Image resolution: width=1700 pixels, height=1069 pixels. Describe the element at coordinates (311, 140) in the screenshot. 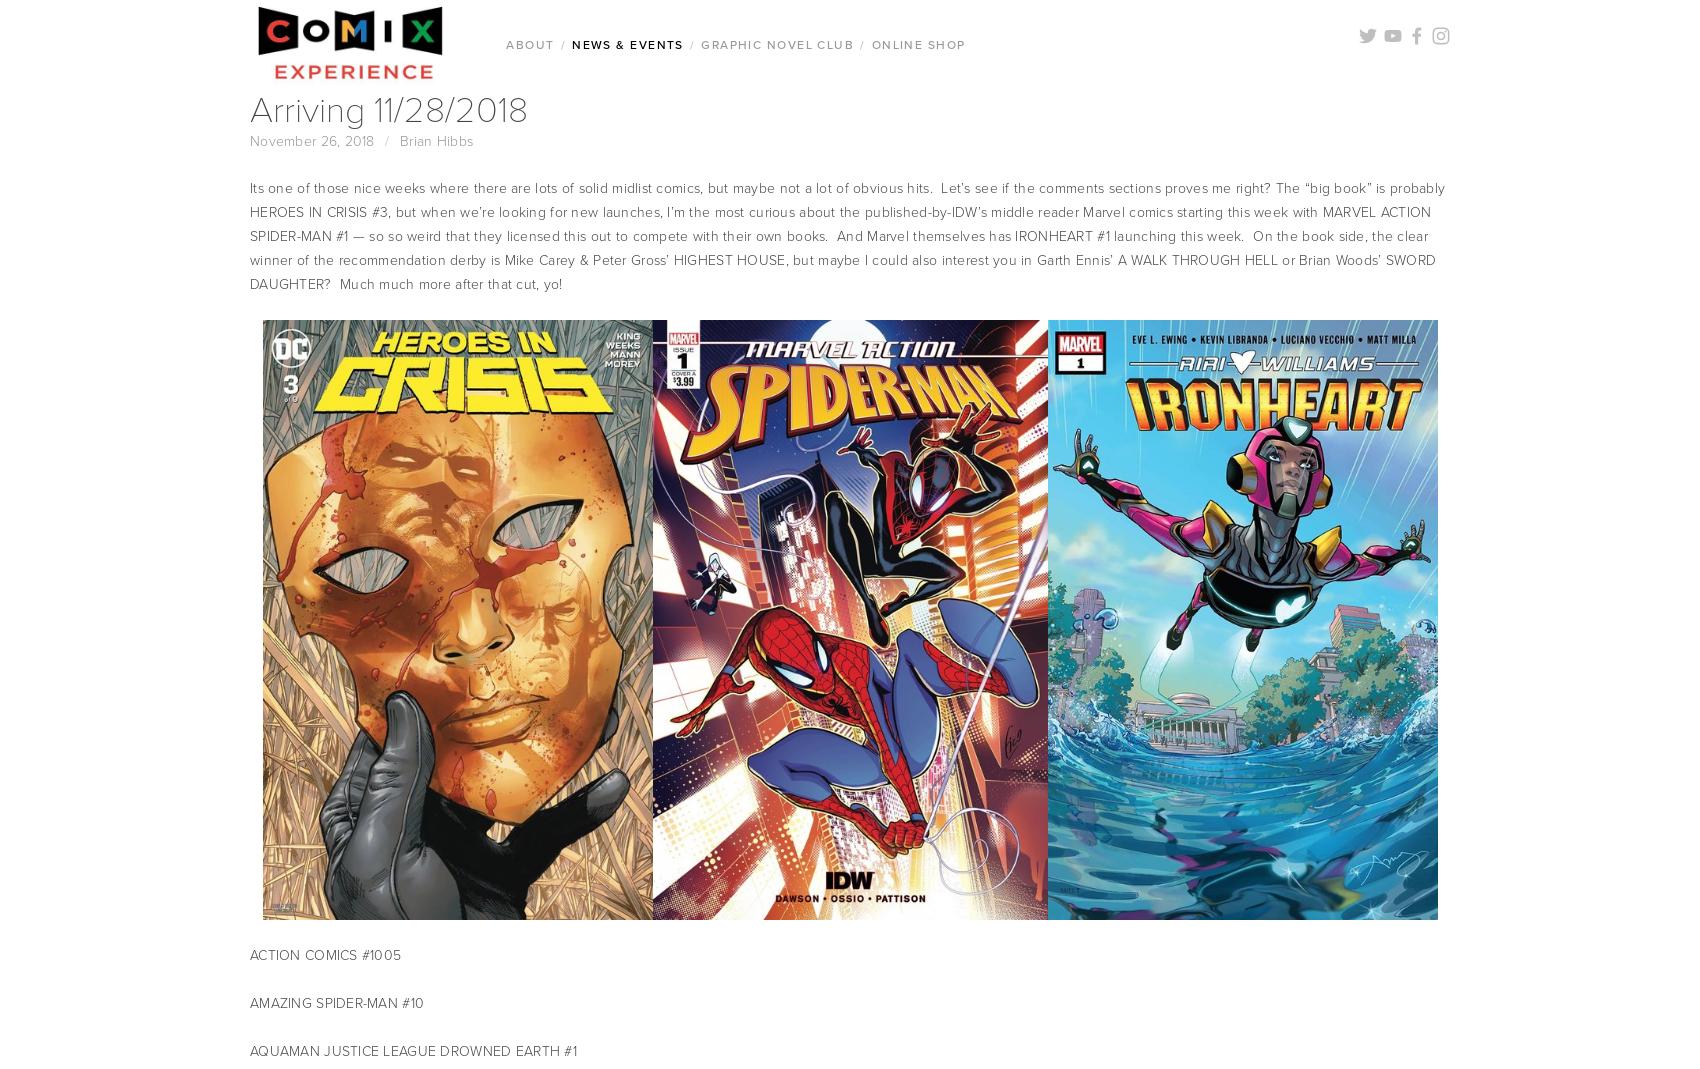

I see `'November 26, 2018'` at that location.